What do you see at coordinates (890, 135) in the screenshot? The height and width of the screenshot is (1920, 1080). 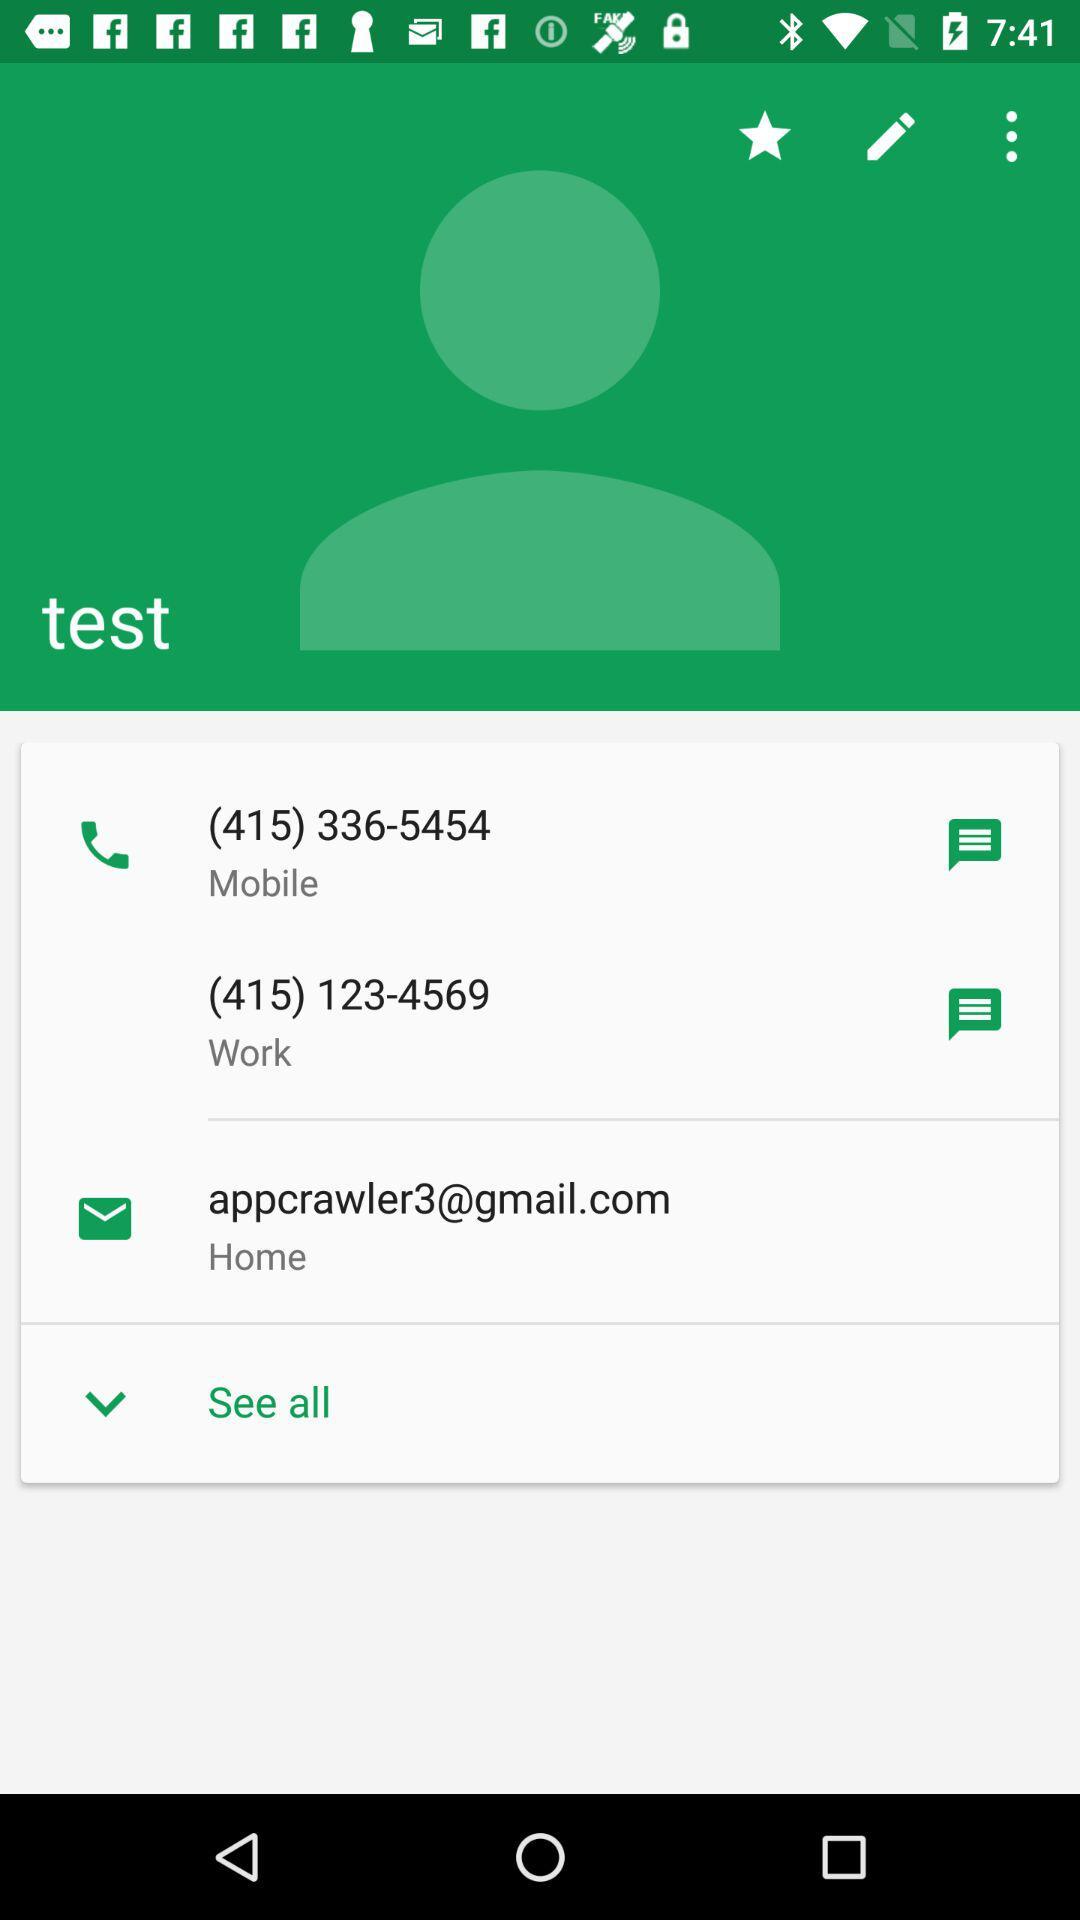 I see `the icon above test` at bounding box center [890, 135].